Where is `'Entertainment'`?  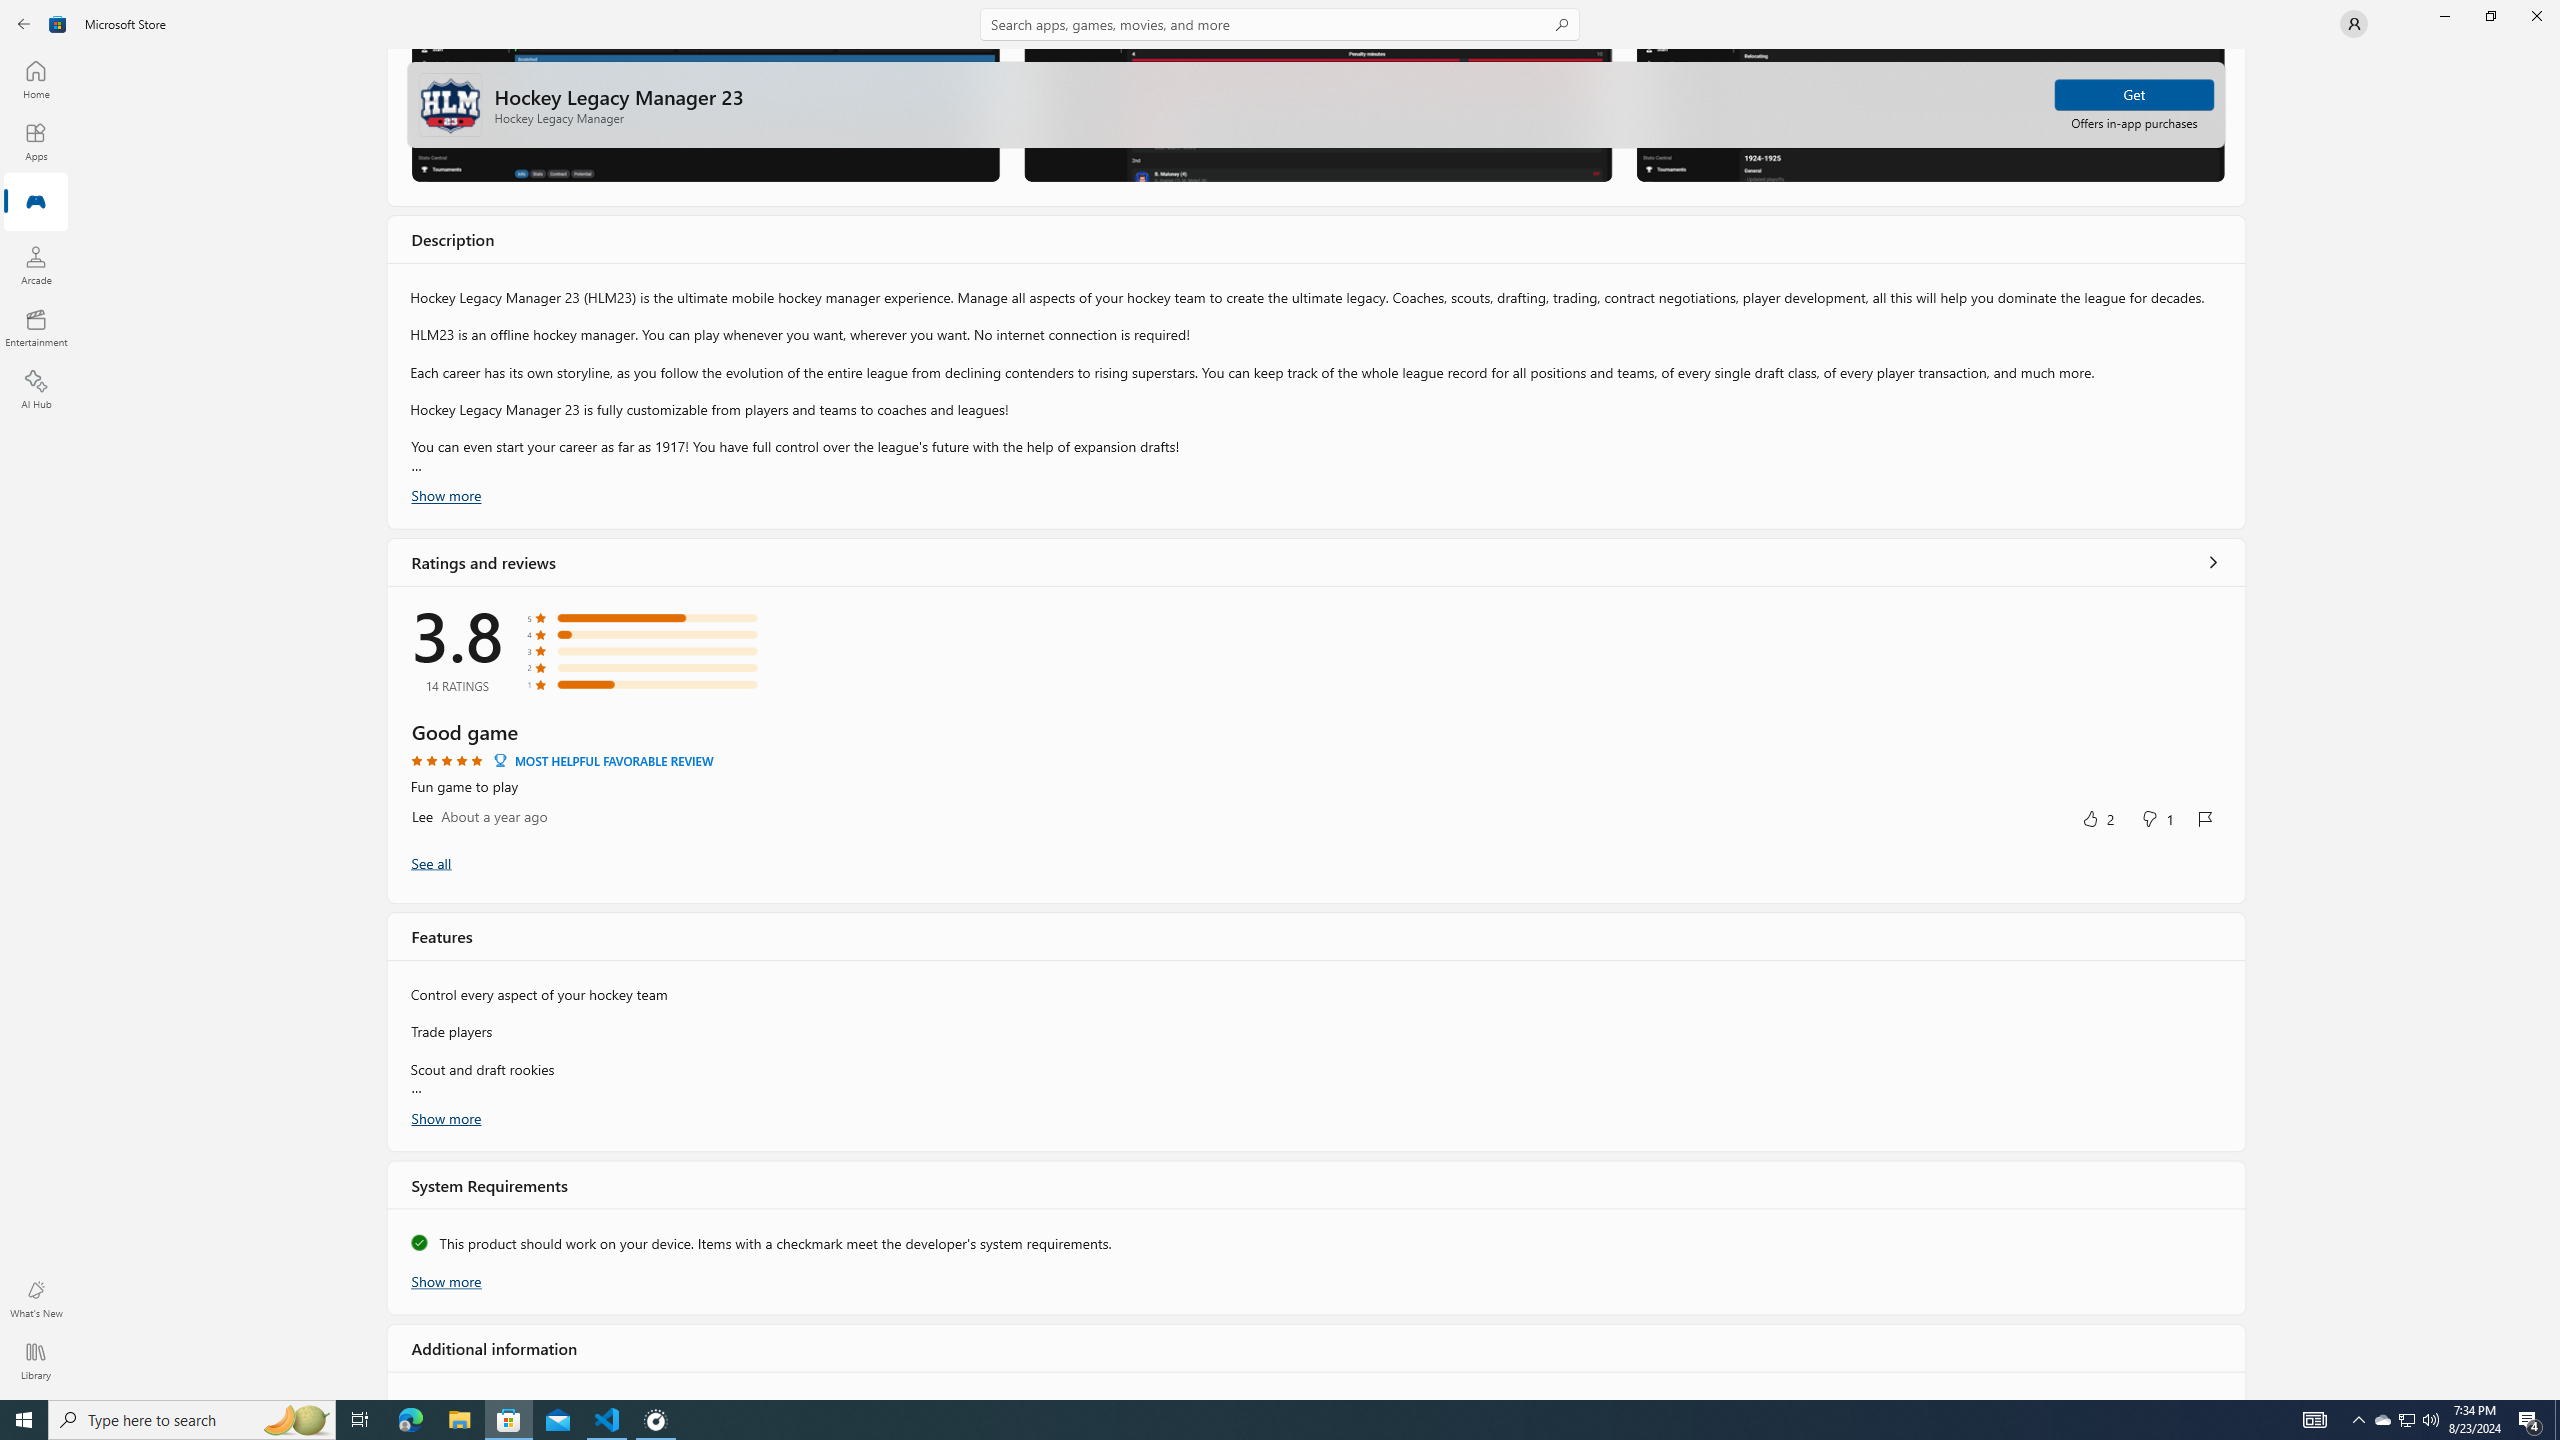
'Entertainment' is located at coordinates (34, 326).